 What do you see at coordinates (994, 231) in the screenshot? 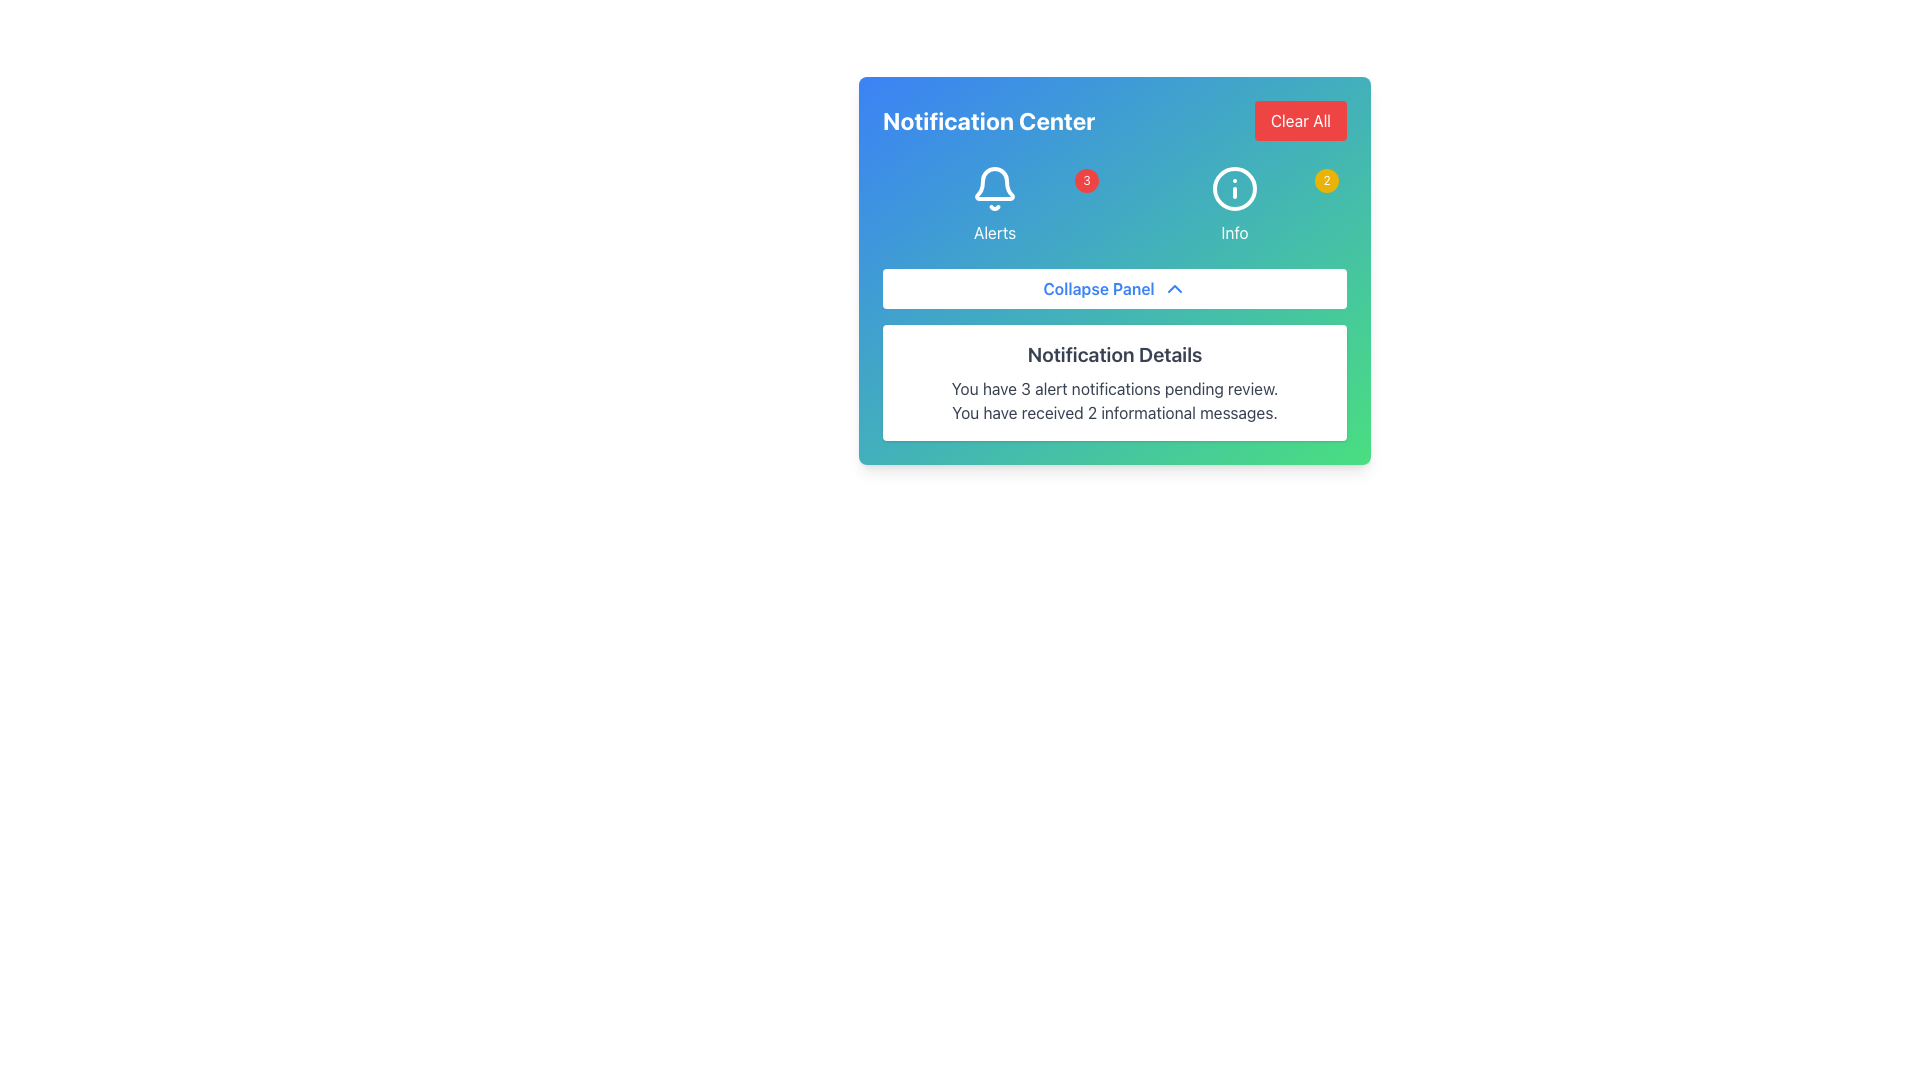
I see `text label that displays 'Alerts' in bold white color, located below the bell icon in the notification center interface` at bounding box center [994, 231].